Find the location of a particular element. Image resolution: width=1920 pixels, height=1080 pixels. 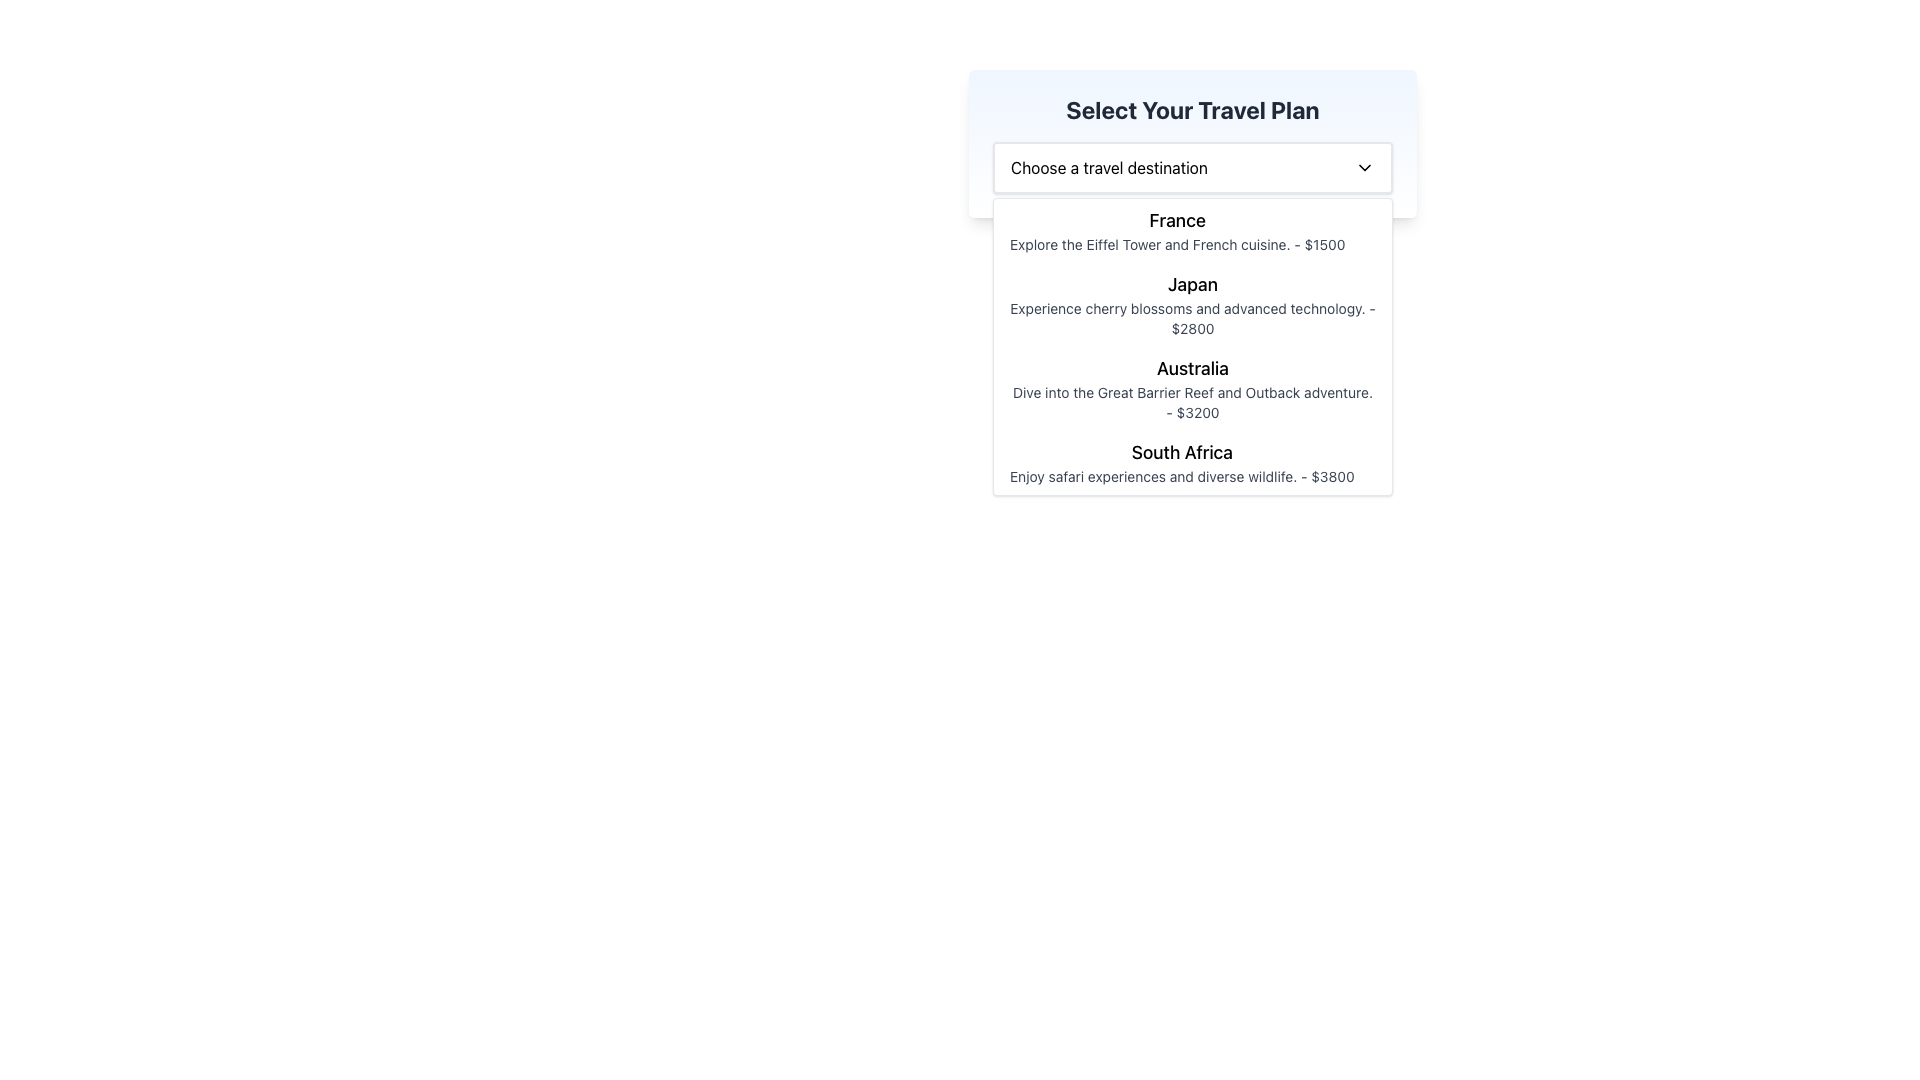

the descriptive text element for 'South Africa', which is located in the dropdown listing directly below the title 'South Africa' is located at coordinates (1182, 477).